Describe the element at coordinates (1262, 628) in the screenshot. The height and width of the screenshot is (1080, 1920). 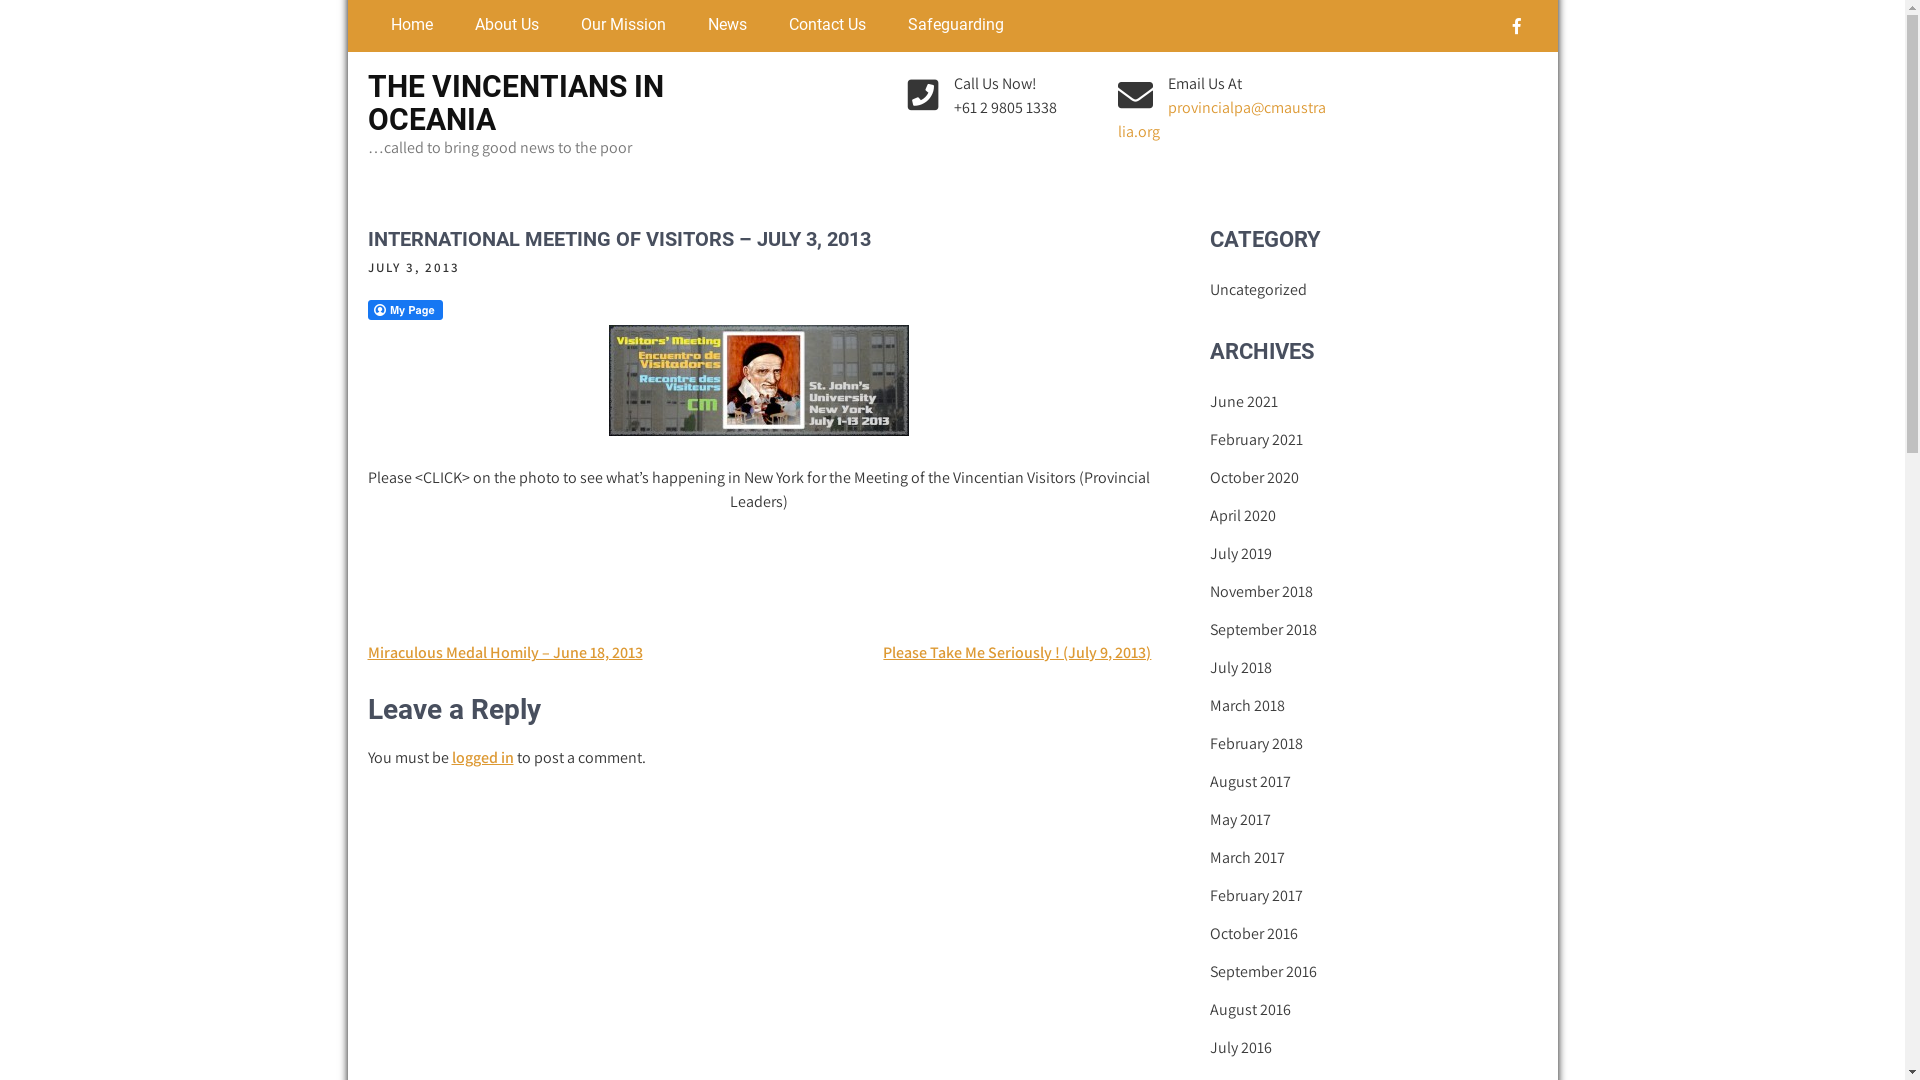
I see `'September 2018'` at that location.